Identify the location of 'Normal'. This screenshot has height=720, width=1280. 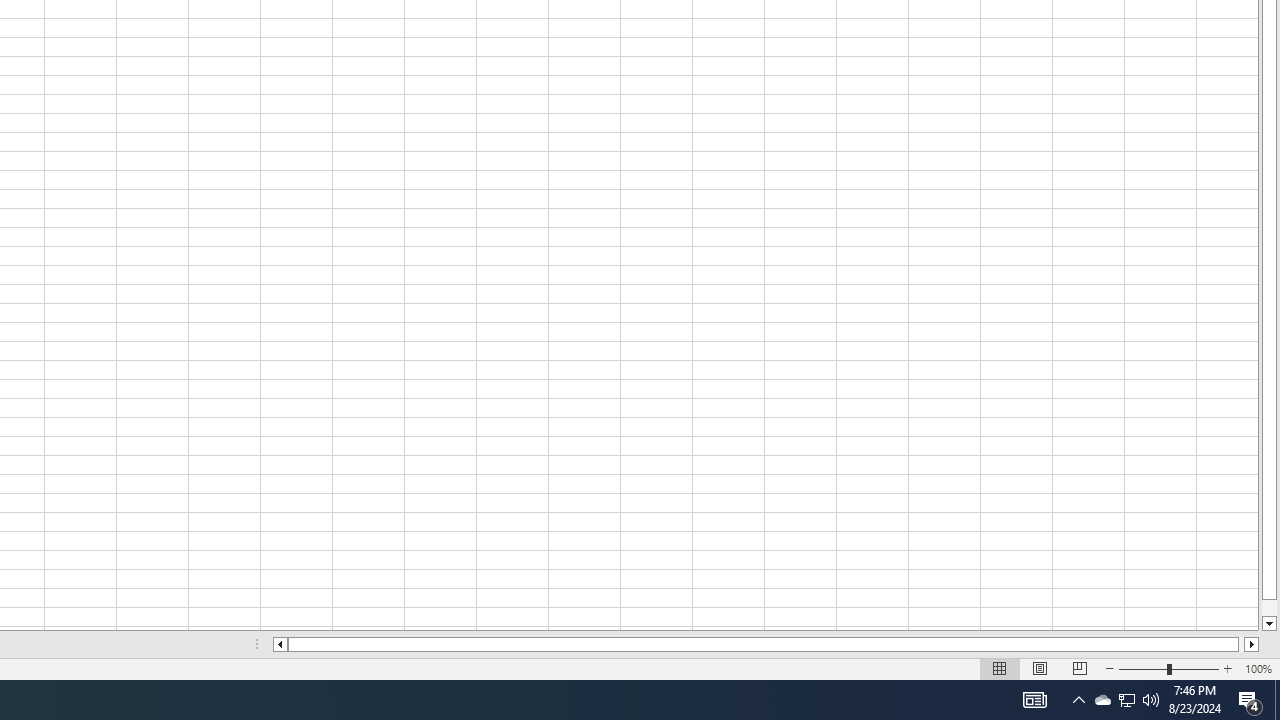
(1000, 669).